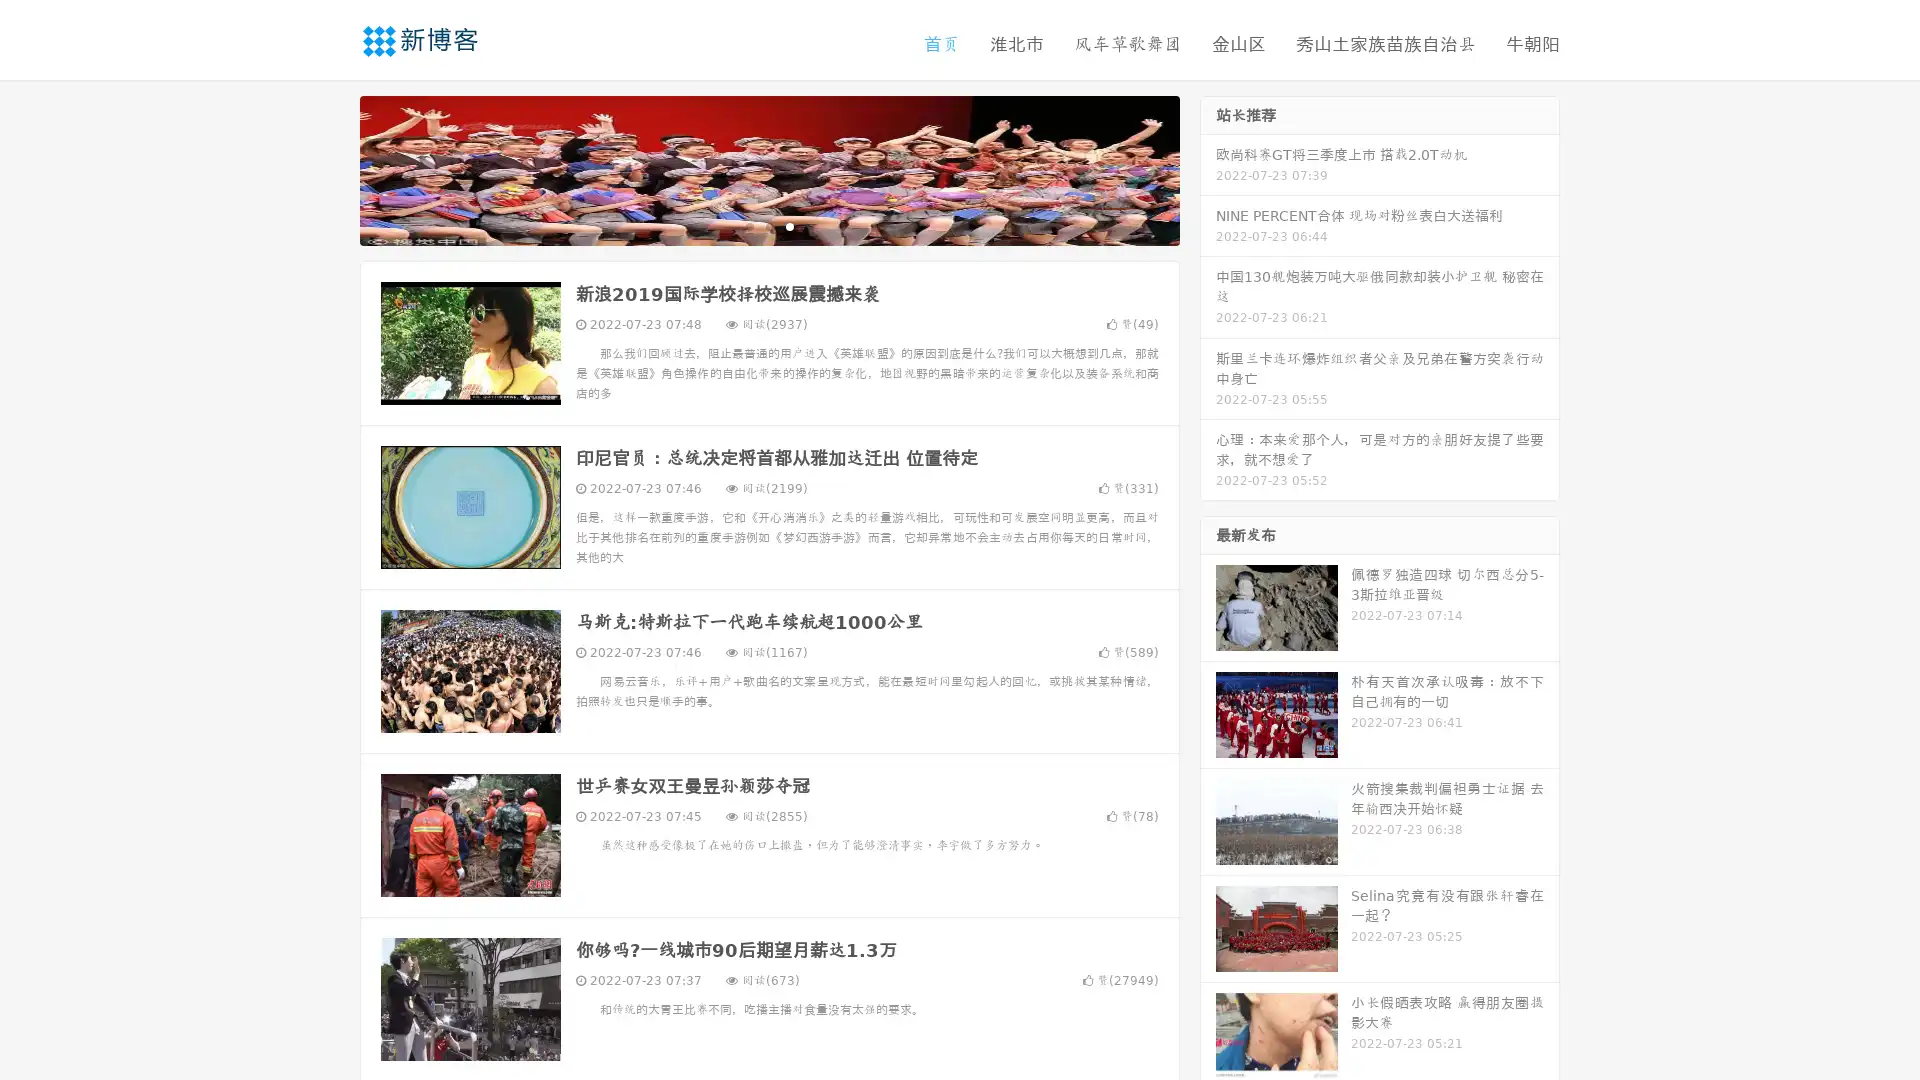  I want to click on Go to slide 3, so click(789, 225).